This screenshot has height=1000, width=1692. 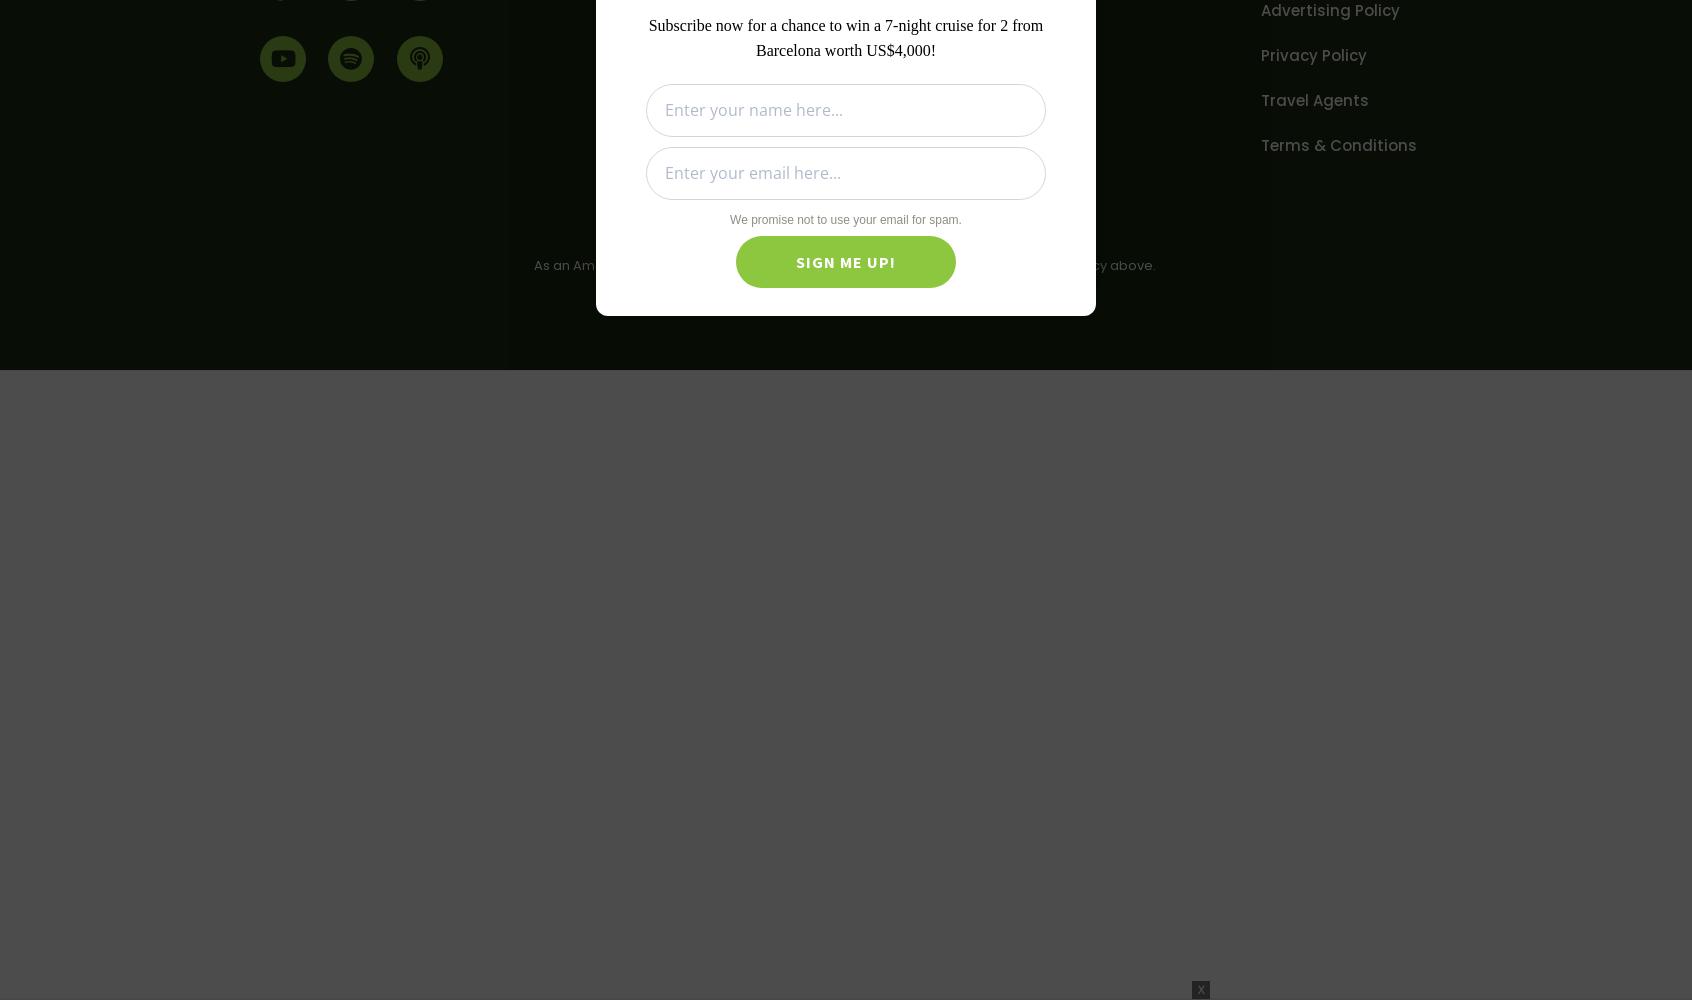 I want to click on 'Newsletter', so click(x=1001, y=99).